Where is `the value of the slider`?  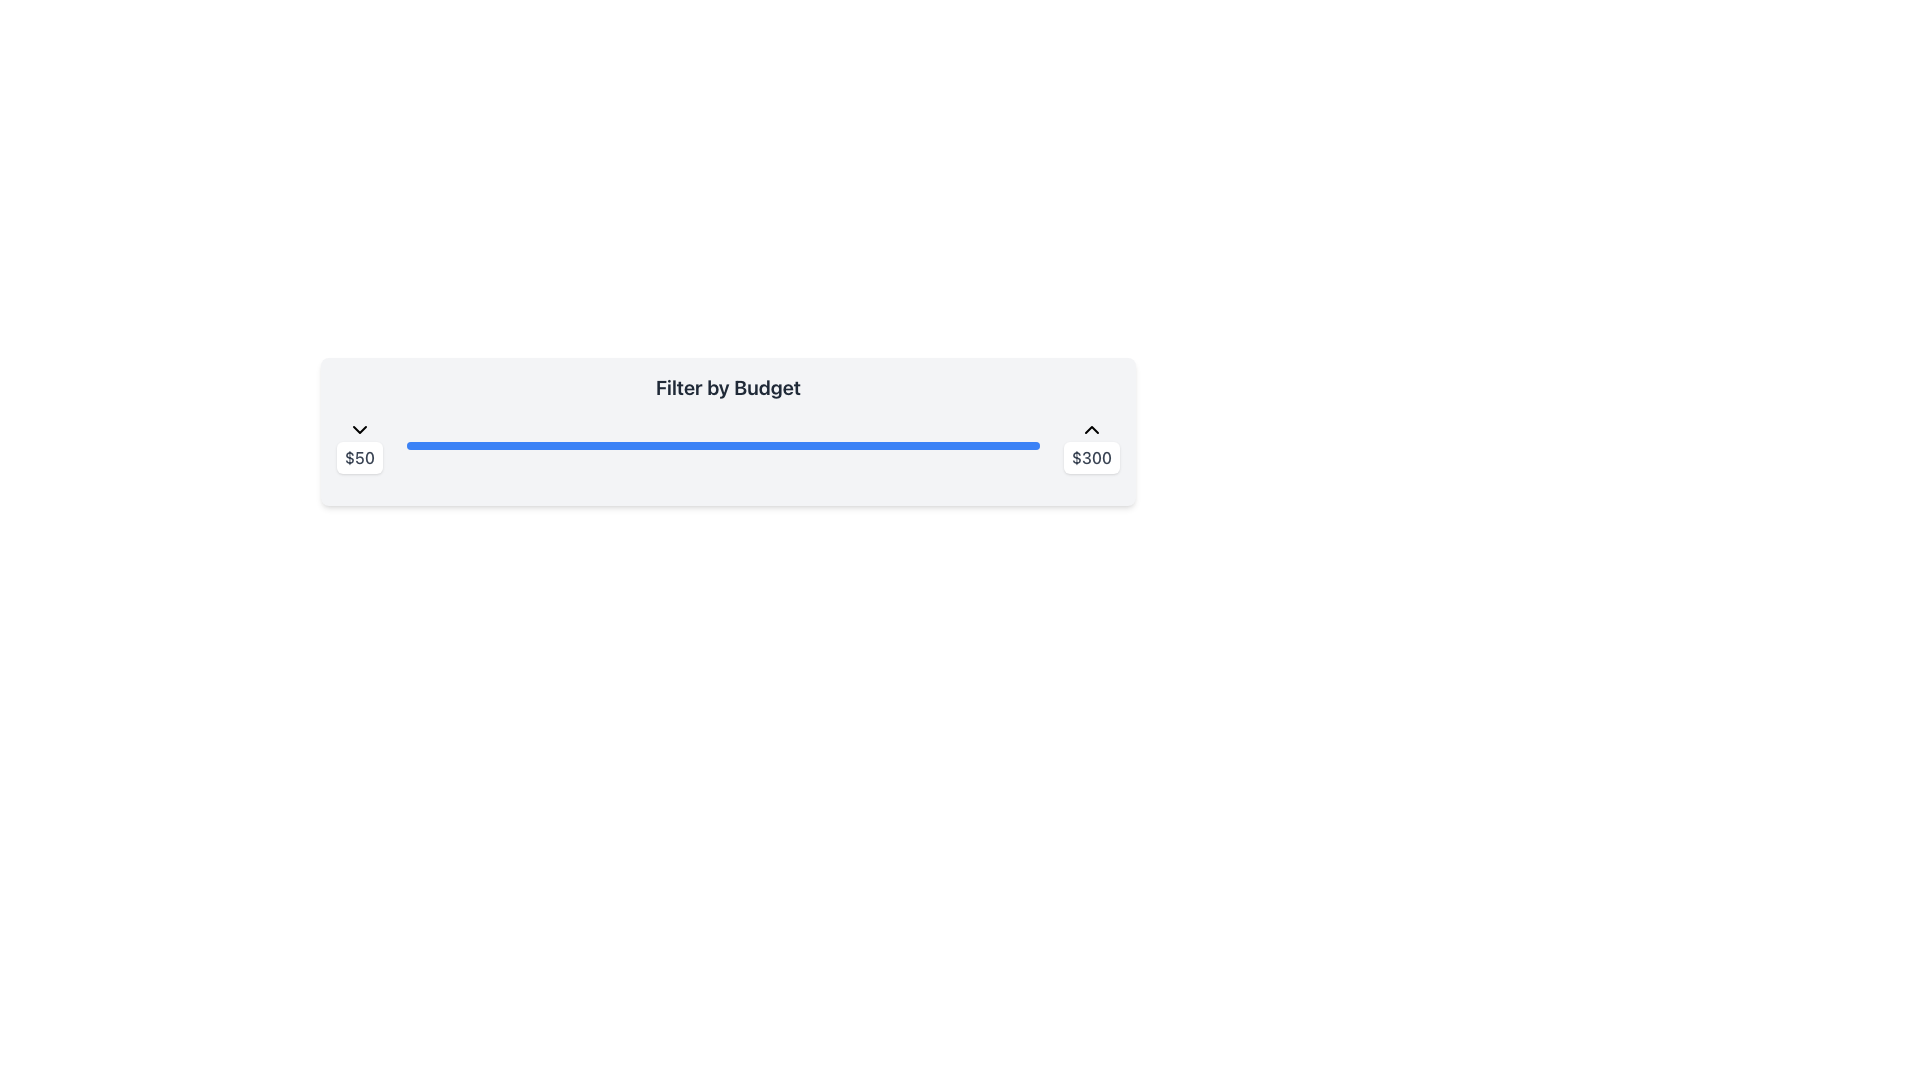
the value of the slider is located at coordinates (971, 445).